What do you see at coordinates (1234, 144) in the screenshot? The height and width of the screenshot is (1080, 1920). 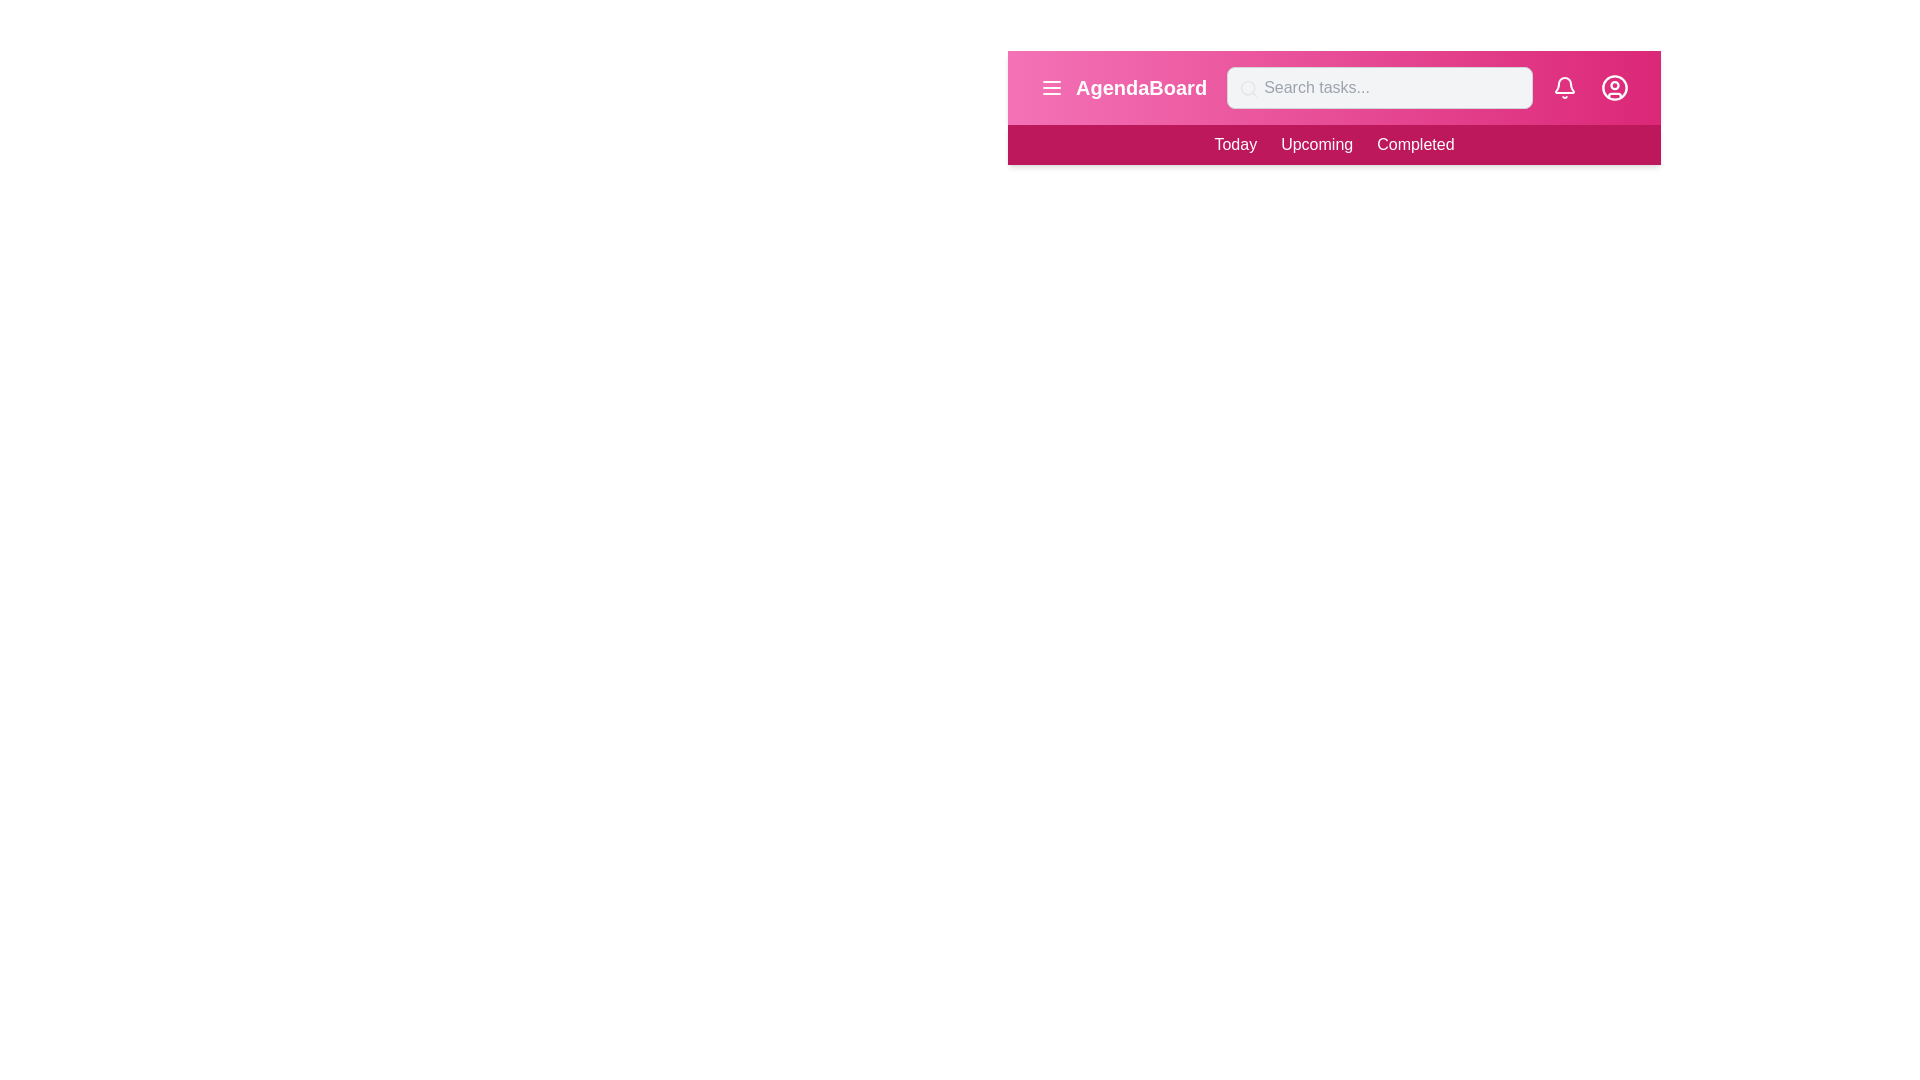 I see `the 'Today' menu item in the navigation bar` at bounding box center [1234, 144].